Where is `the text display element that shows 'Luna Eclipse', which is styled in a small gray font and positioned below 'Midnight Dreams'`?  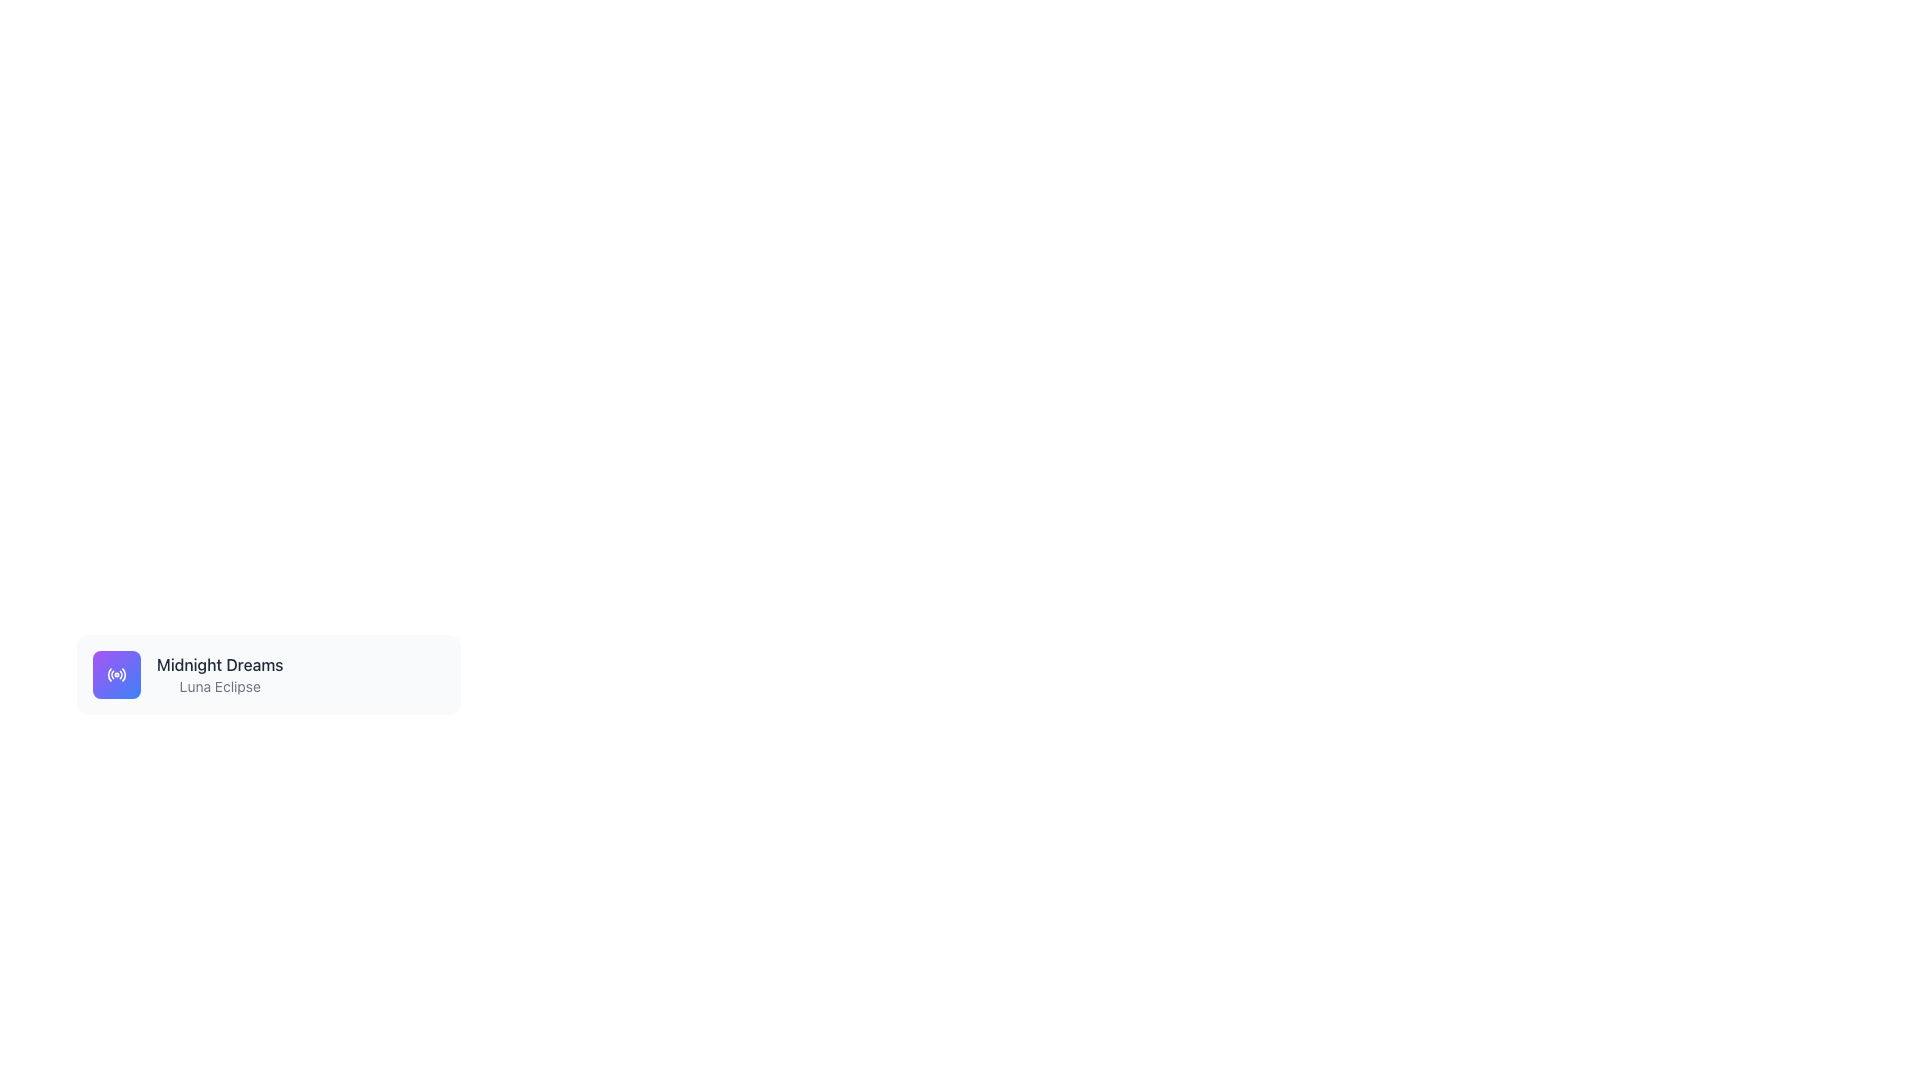 the text display element that shows 'Luna Eclipse', which is styled in a small gray font and positioned below 'Midnight Dreams' is located at coordinates (220, 685).